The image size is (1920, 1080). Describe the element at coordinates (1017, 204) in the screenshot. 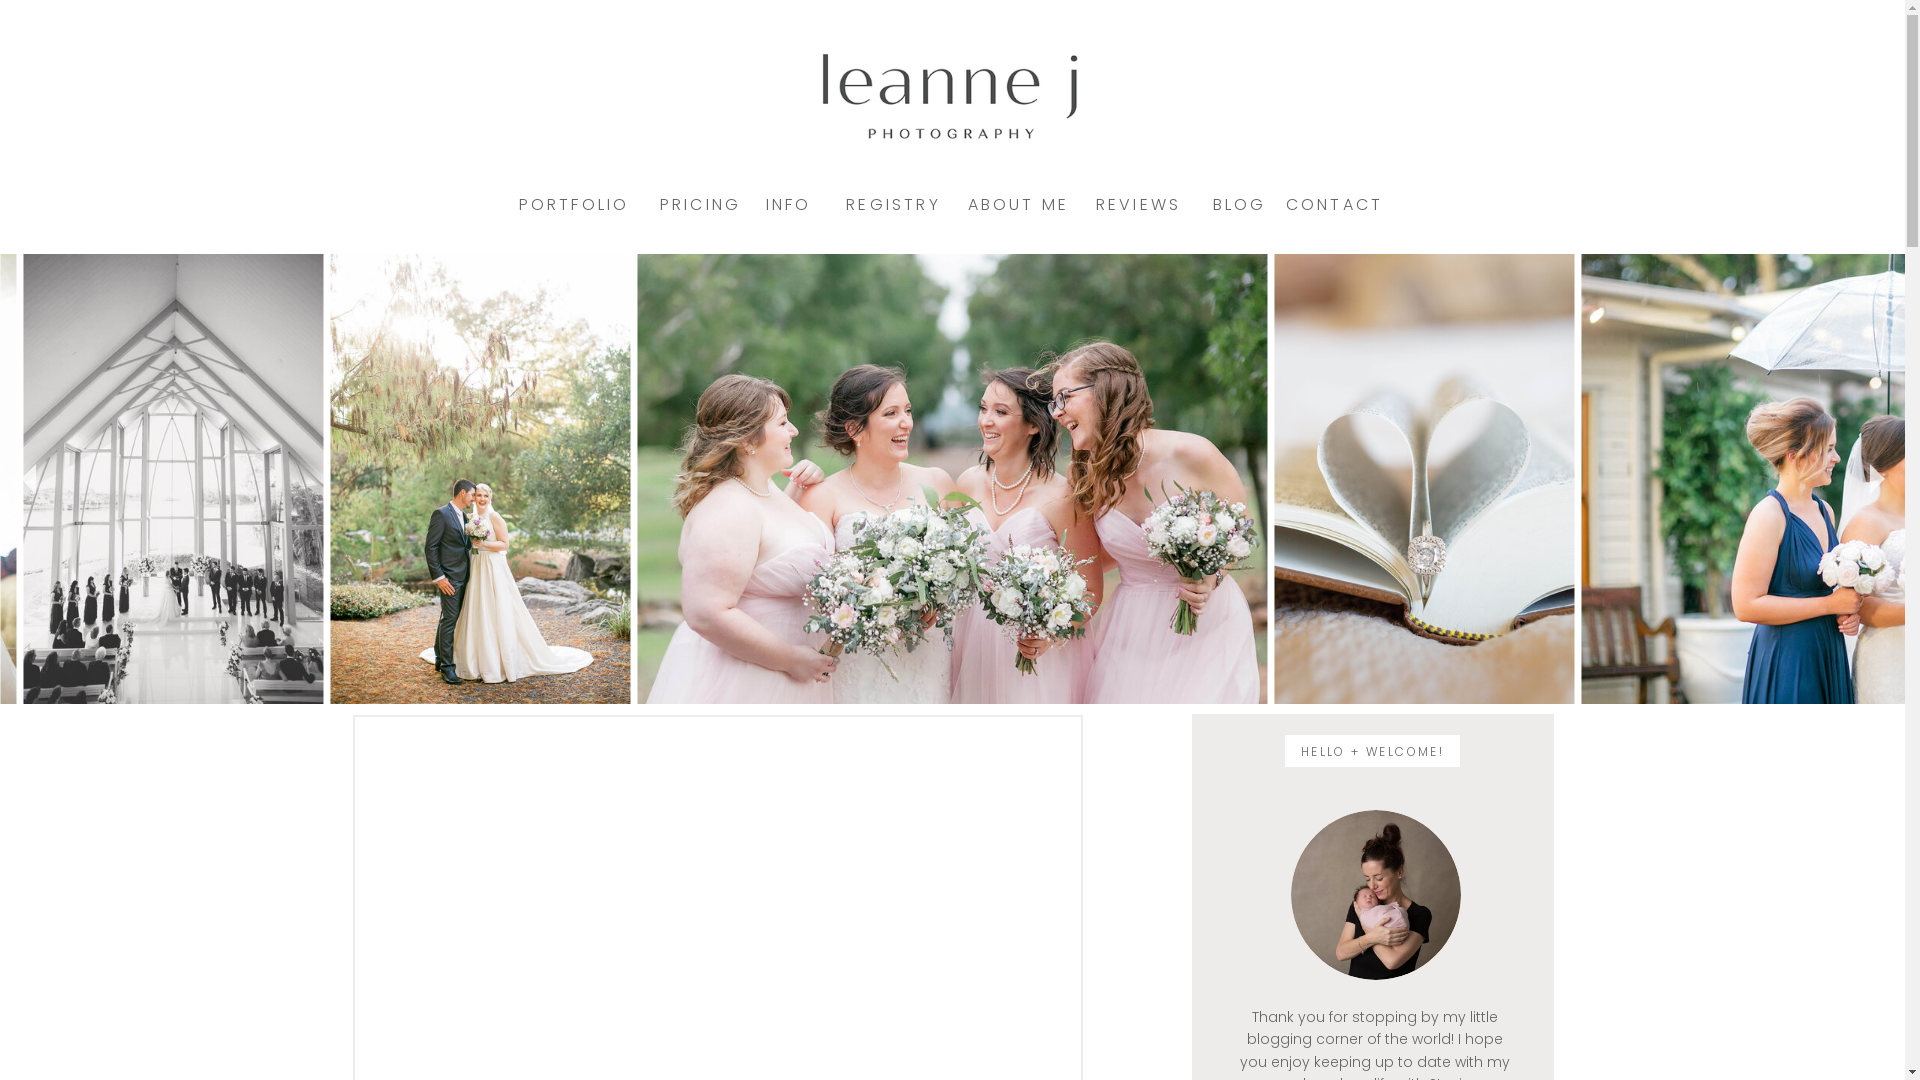

I see `'ABOUT ME'` at that location.